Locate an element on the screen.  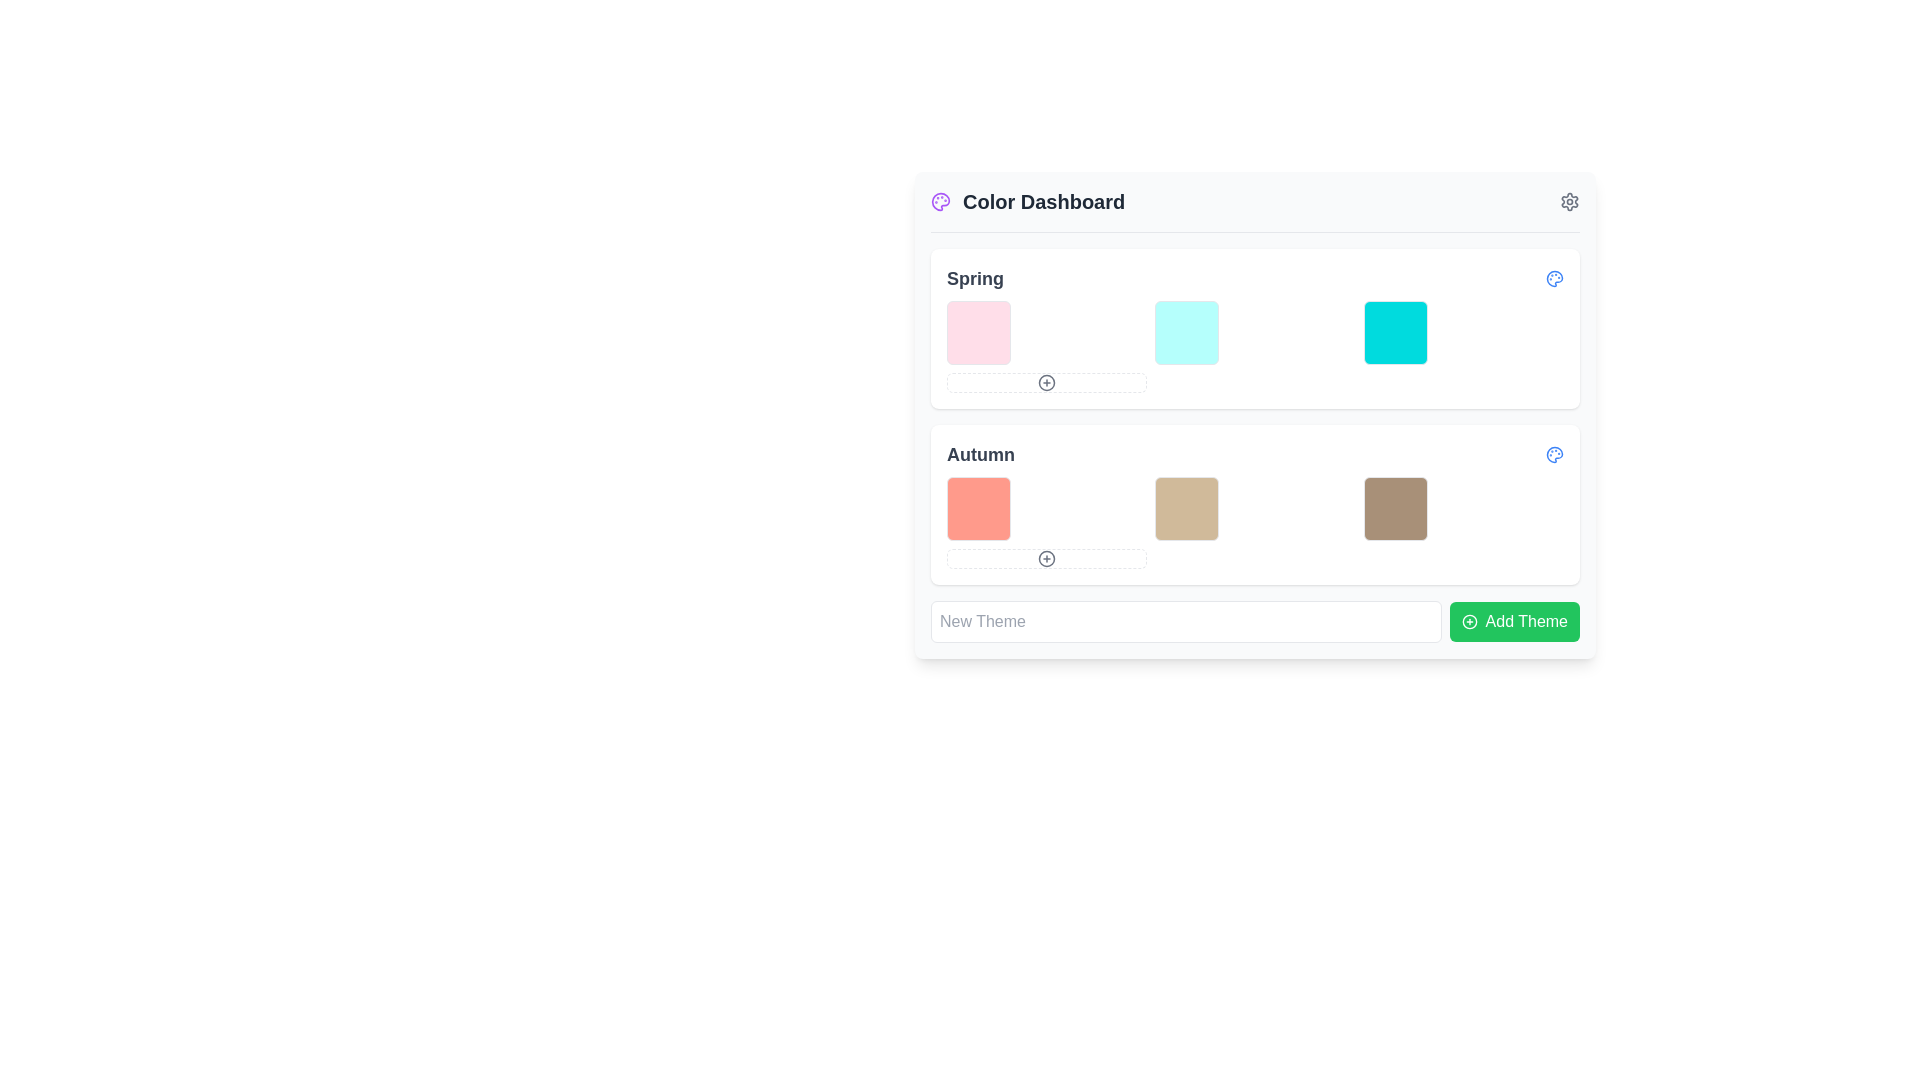
the circular button located in the 'Autumn' section below the colored square is located at coordinates (1046, 559).